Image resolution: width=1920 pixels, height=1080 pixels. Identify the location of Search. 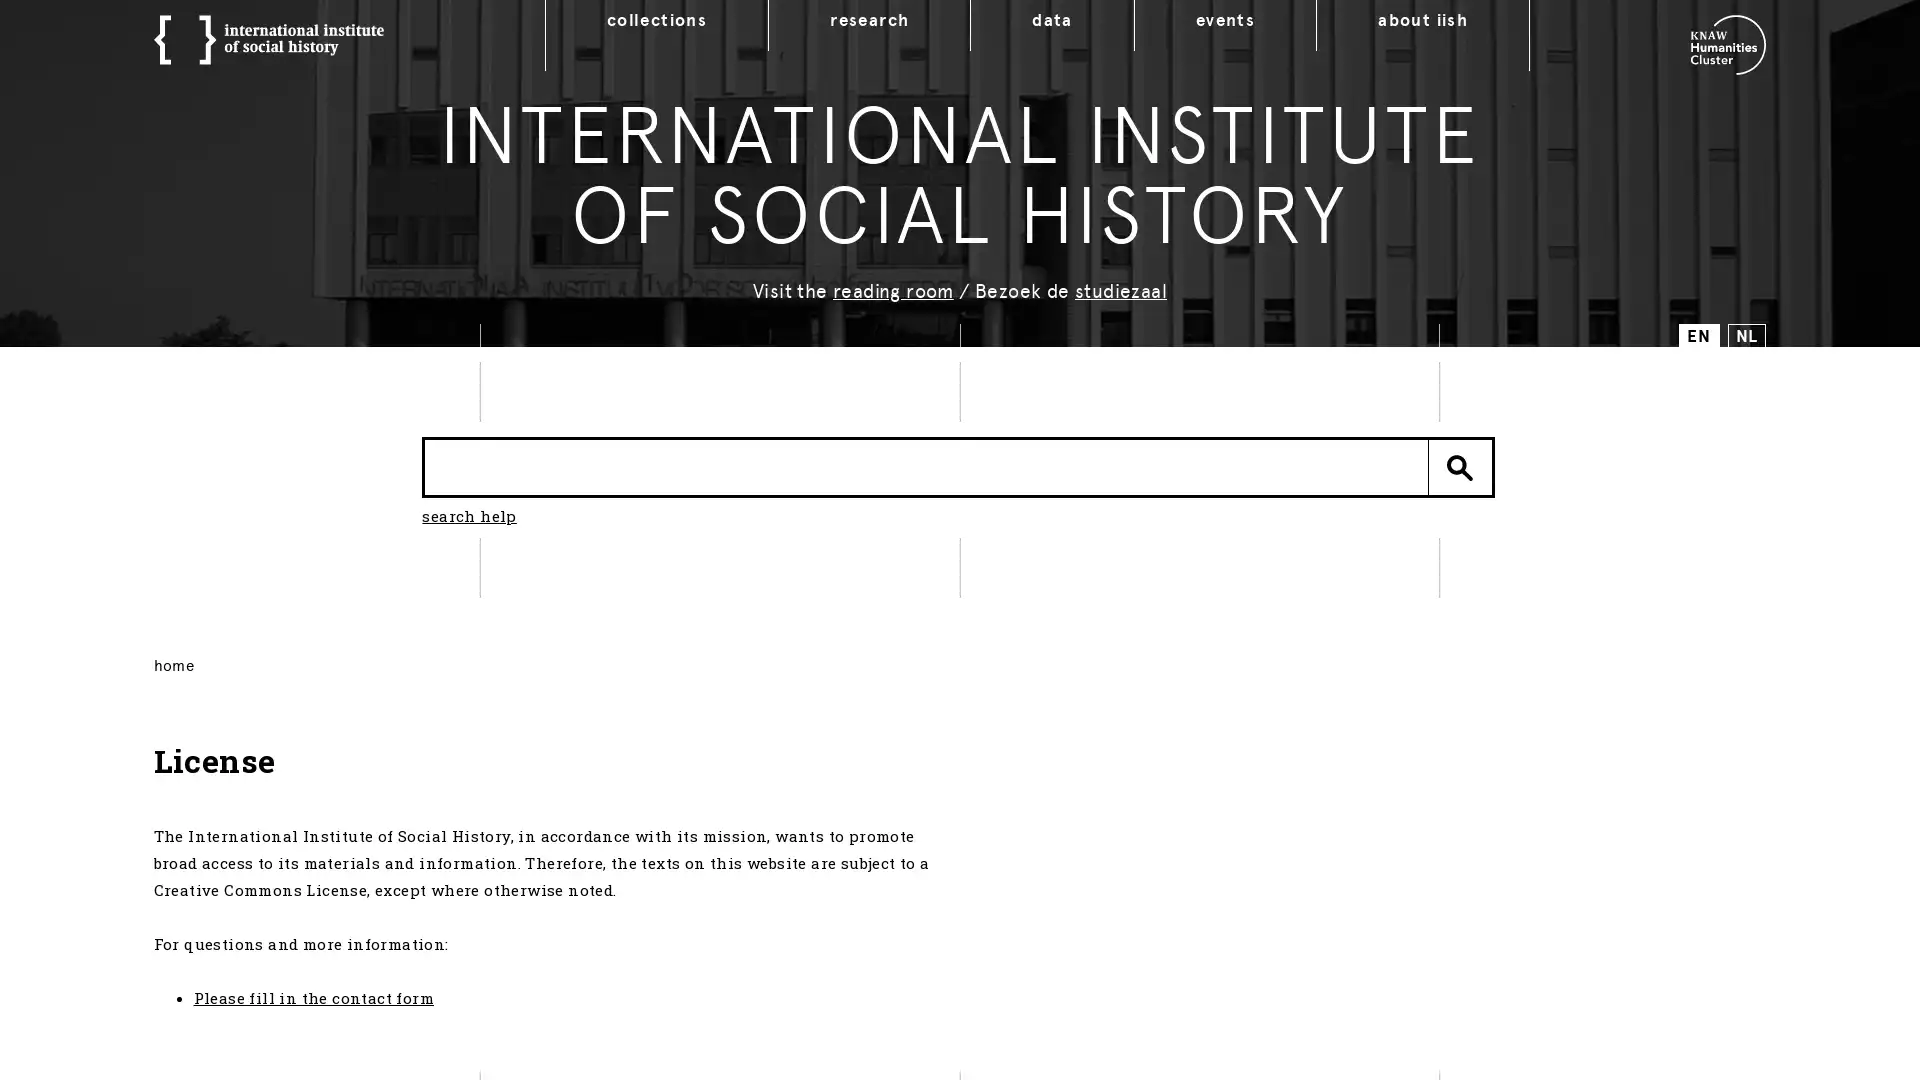
(1460, 466).